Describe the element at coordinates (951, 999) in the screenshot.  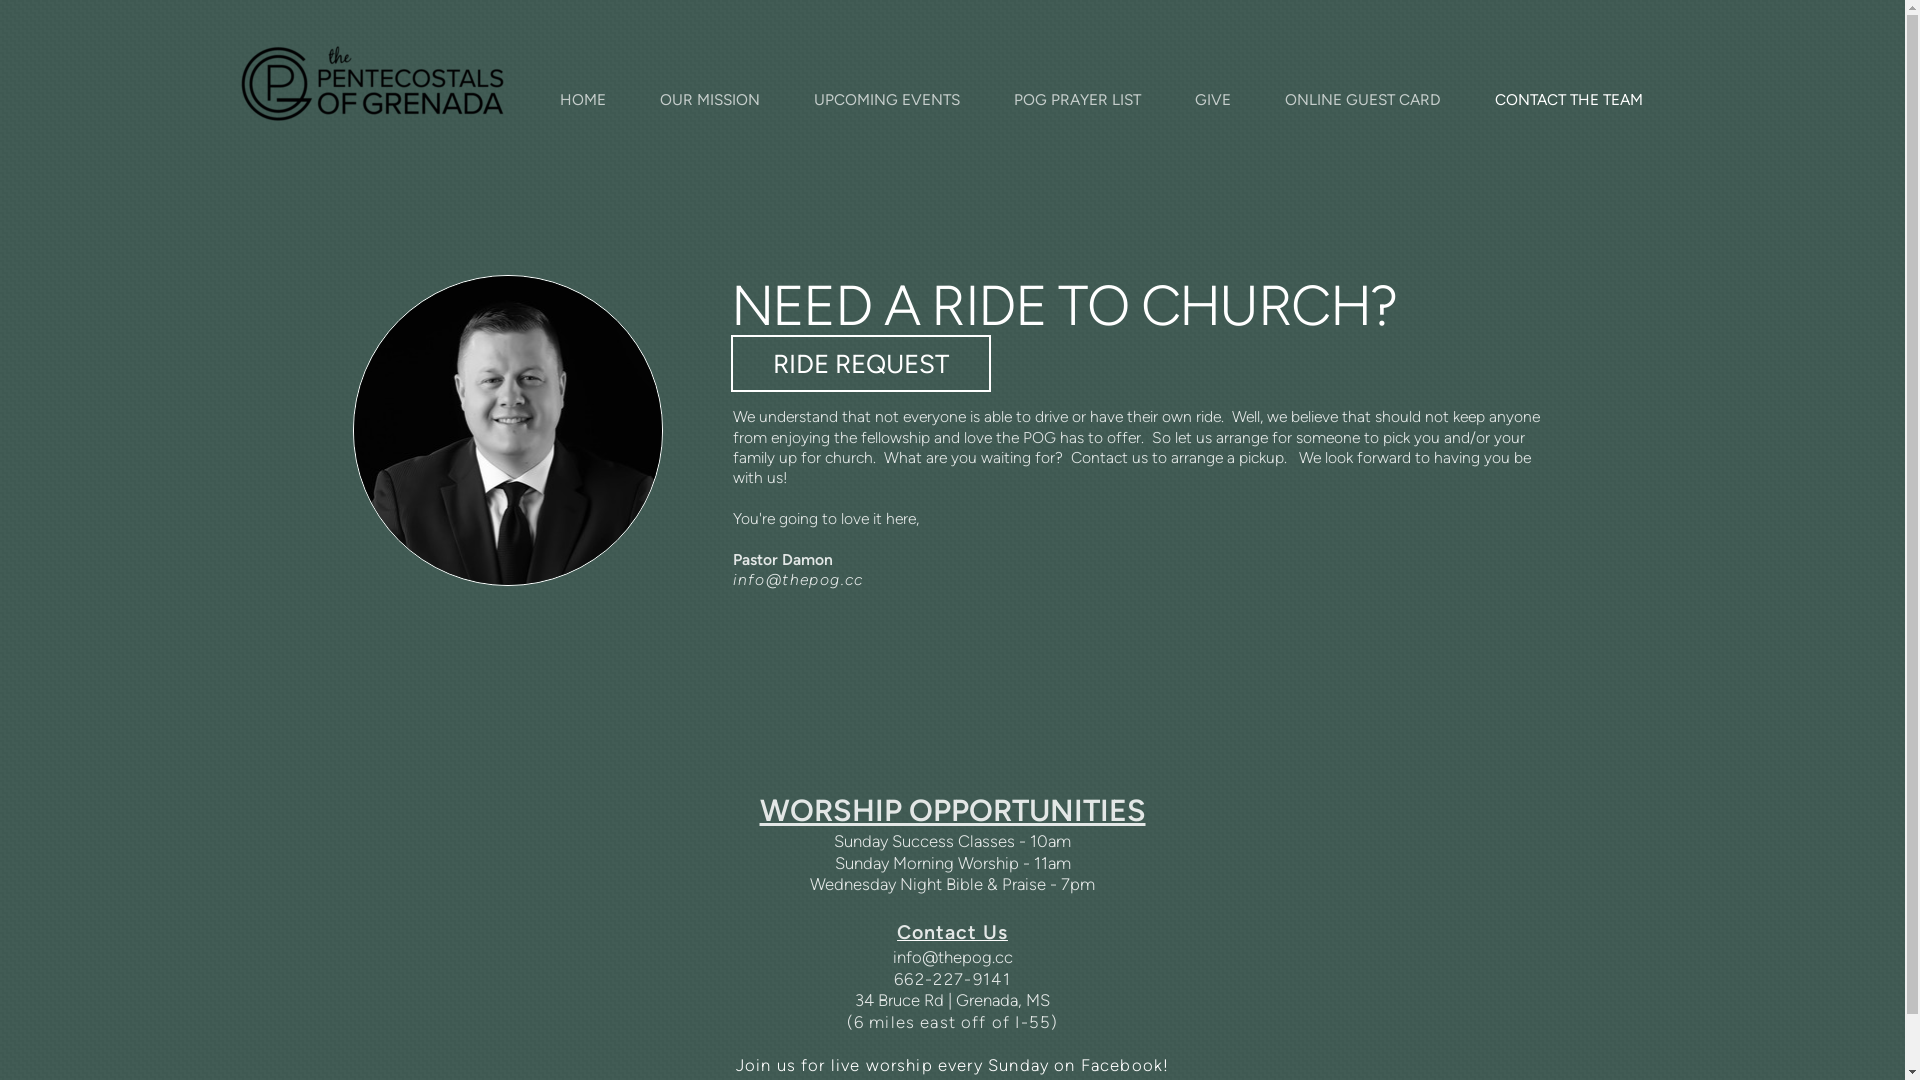
I see `'34 Bruce Rd | Grenada, MS'` at that location.